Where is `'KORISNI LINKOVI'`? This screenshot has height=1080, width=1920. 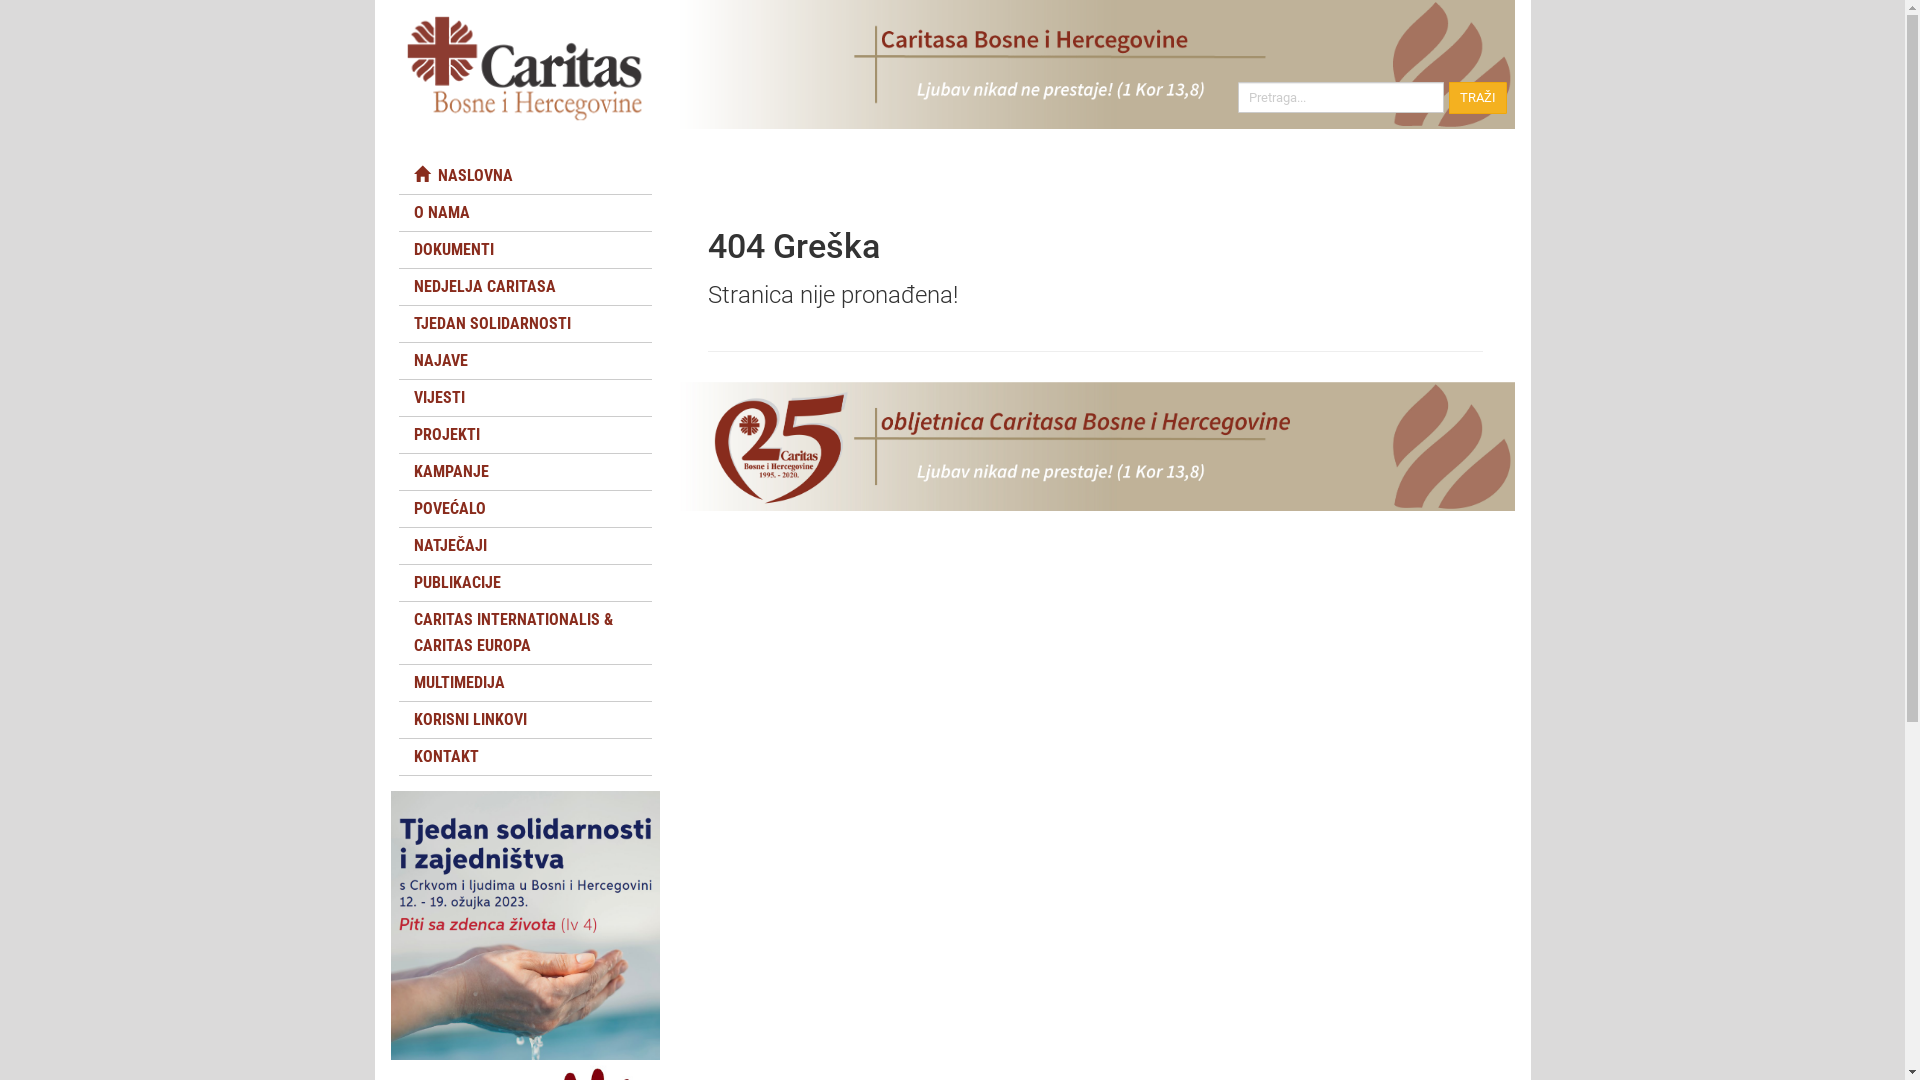
'KORISNI LINKOVI' is located at coordinates (524, 720).